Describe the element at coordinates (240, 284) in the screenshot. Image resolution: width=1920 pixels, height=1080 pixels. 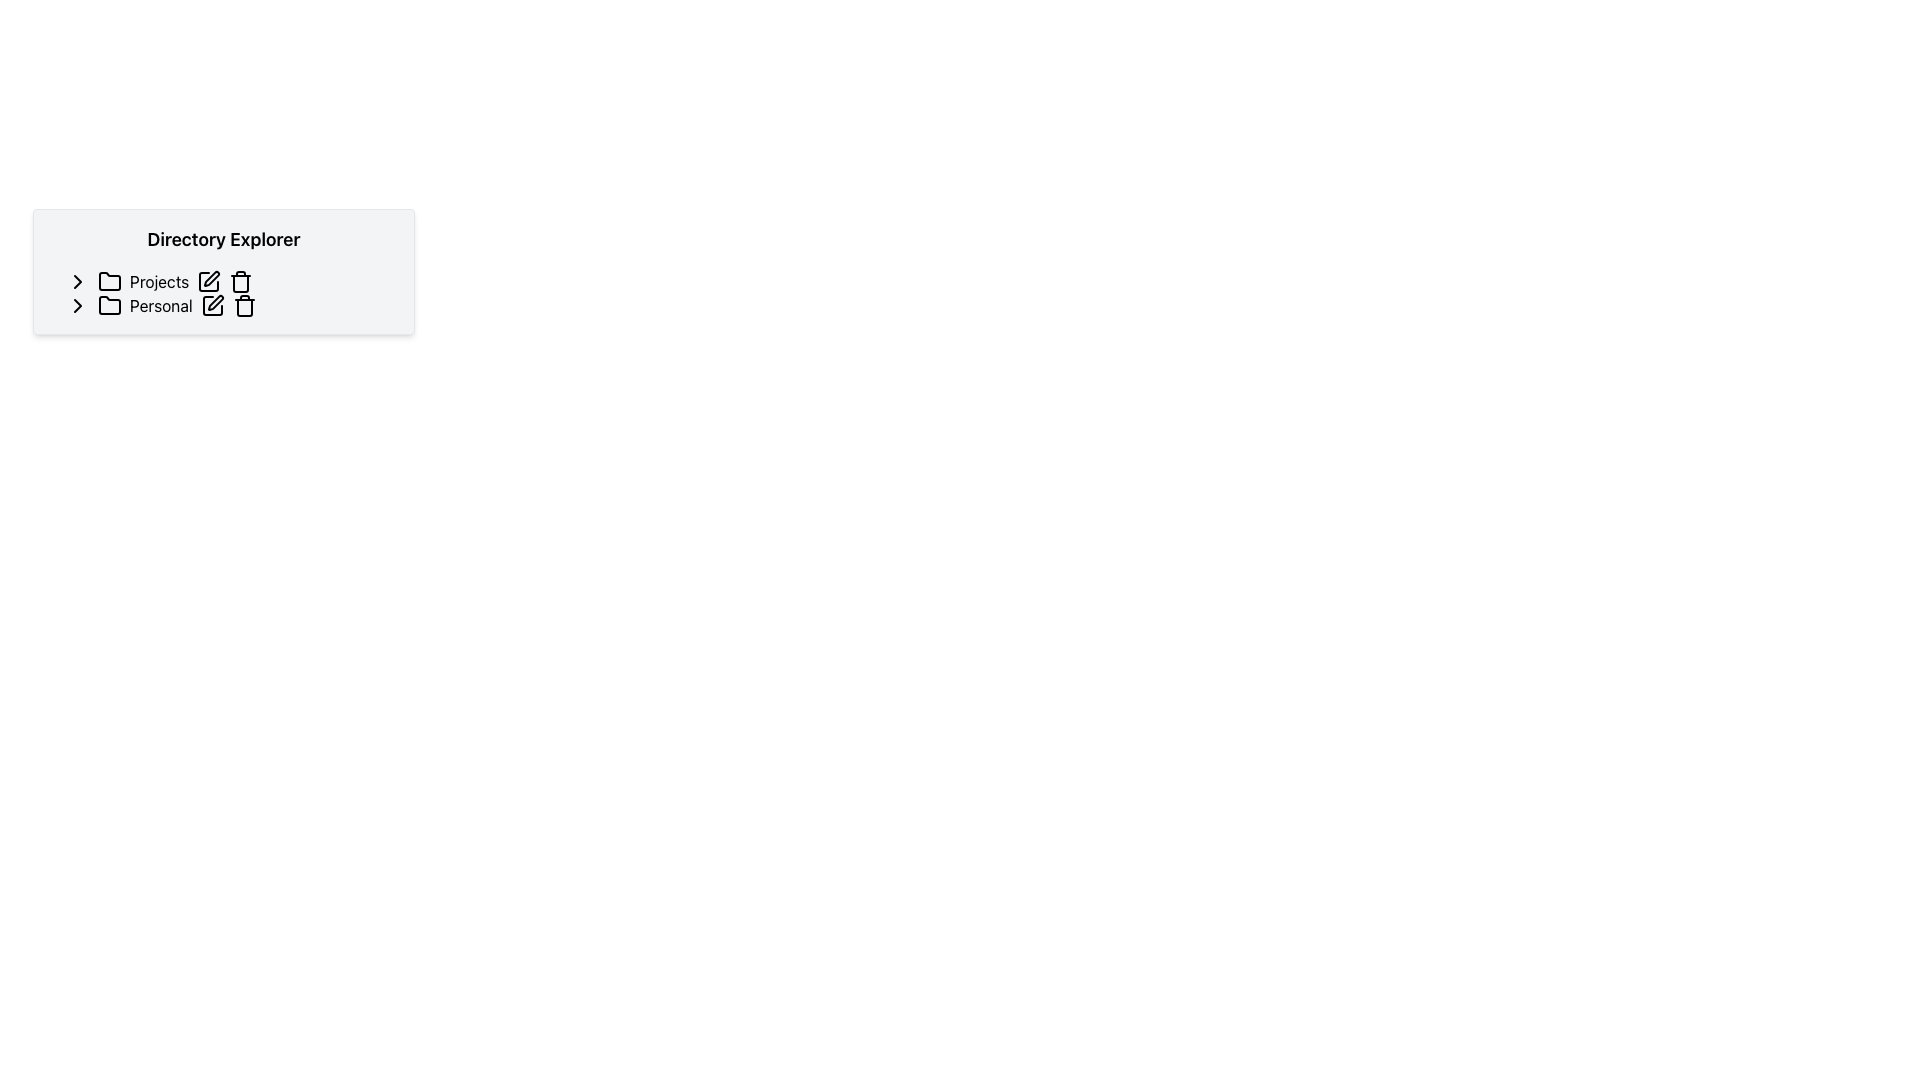
I see `the trash icon located under the 'Projects' folder in the 'Directory Explorer'` at that location.